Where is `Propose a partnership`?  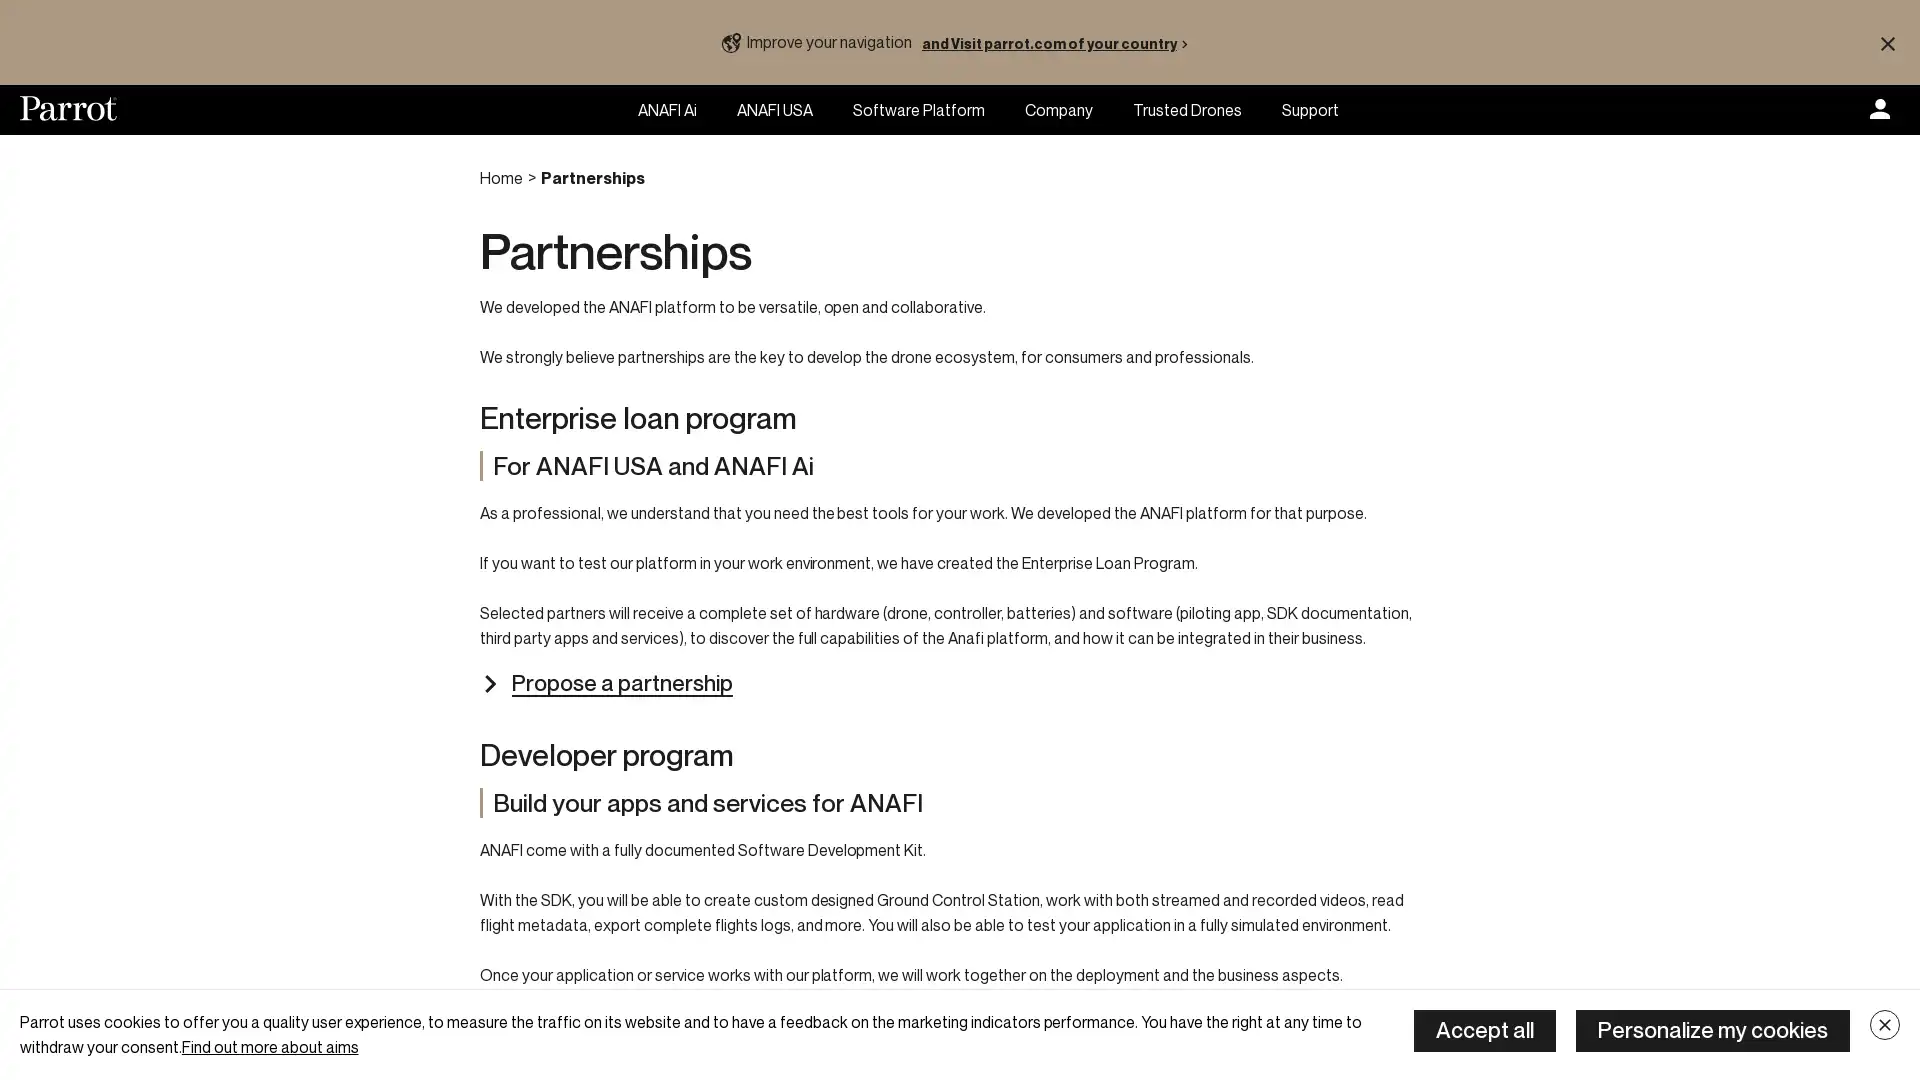
Propose a partnership is located at coordinates (604, 682).